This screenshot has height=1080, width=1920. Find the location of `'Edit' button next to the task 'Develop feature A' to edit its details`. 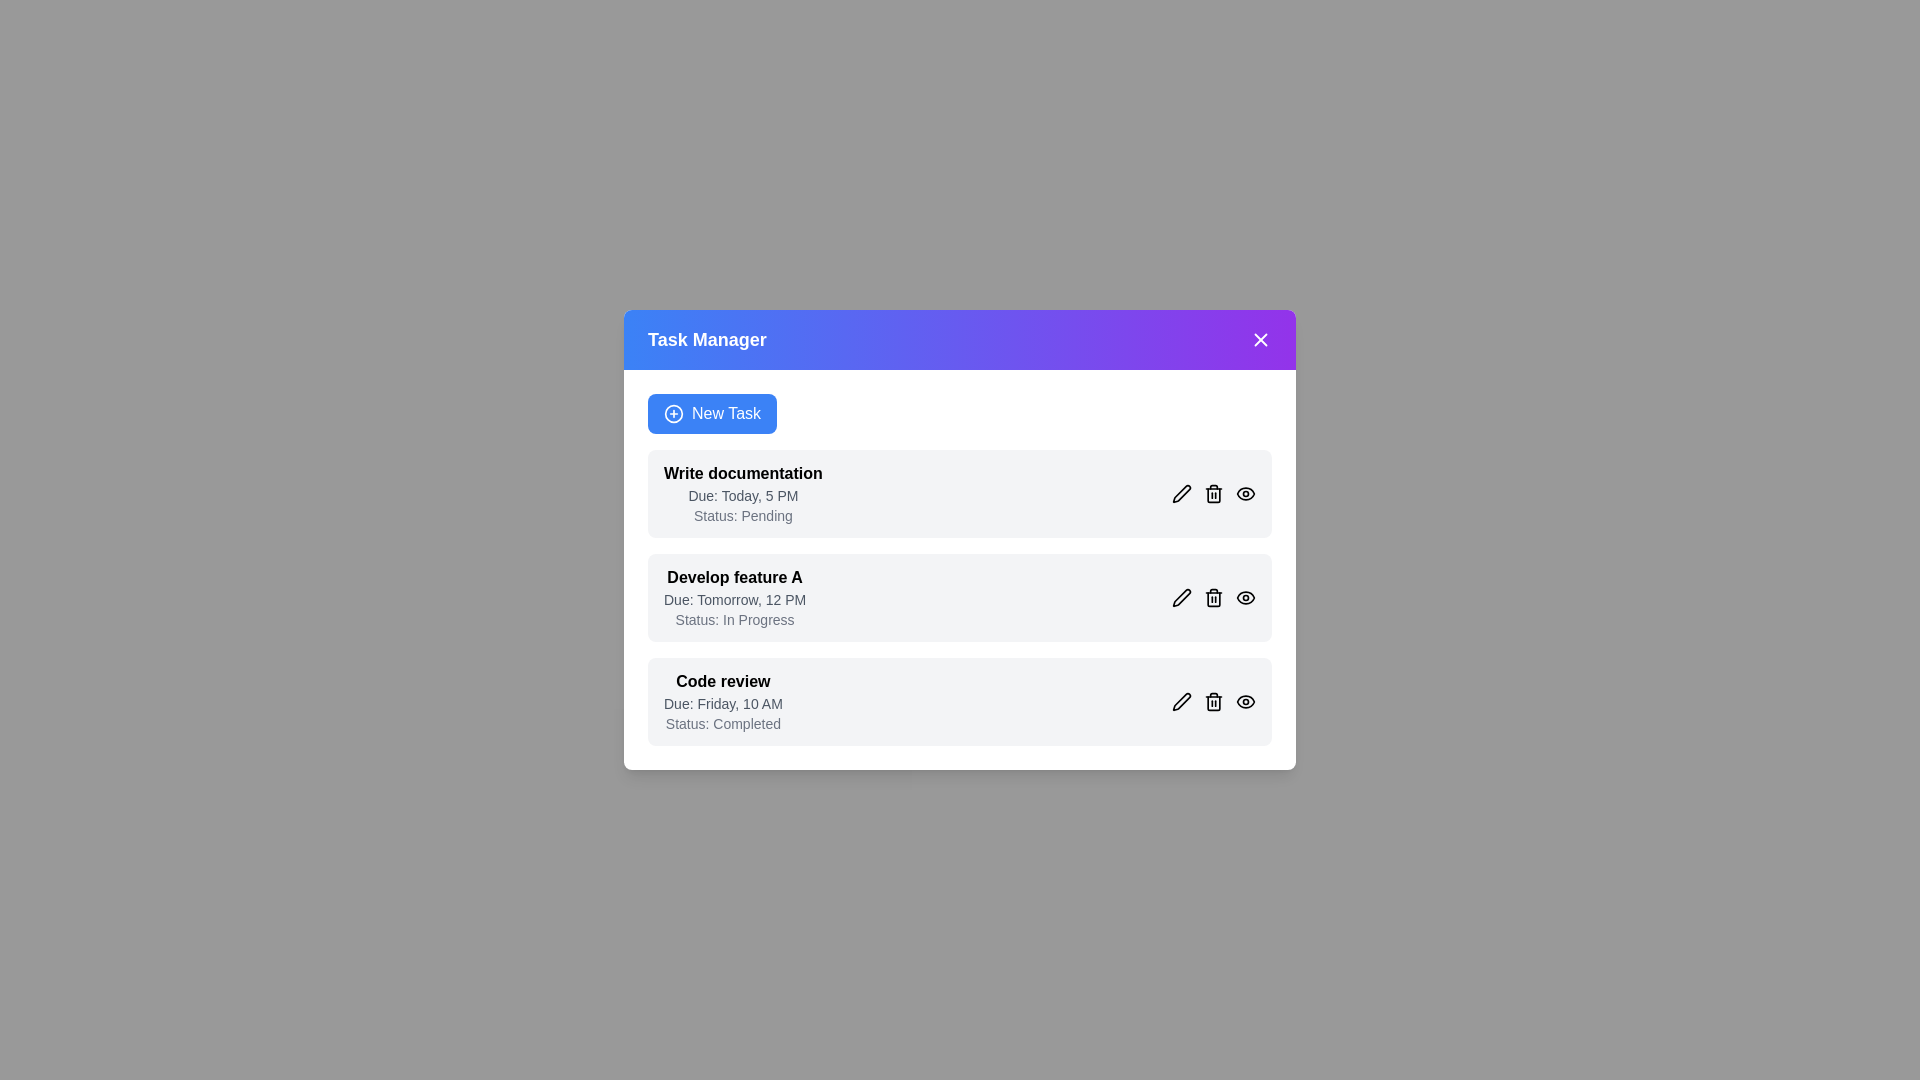

'Edit' button next to the task 'Develop feature A' to edit its details is located at coordinates (1181, 596).